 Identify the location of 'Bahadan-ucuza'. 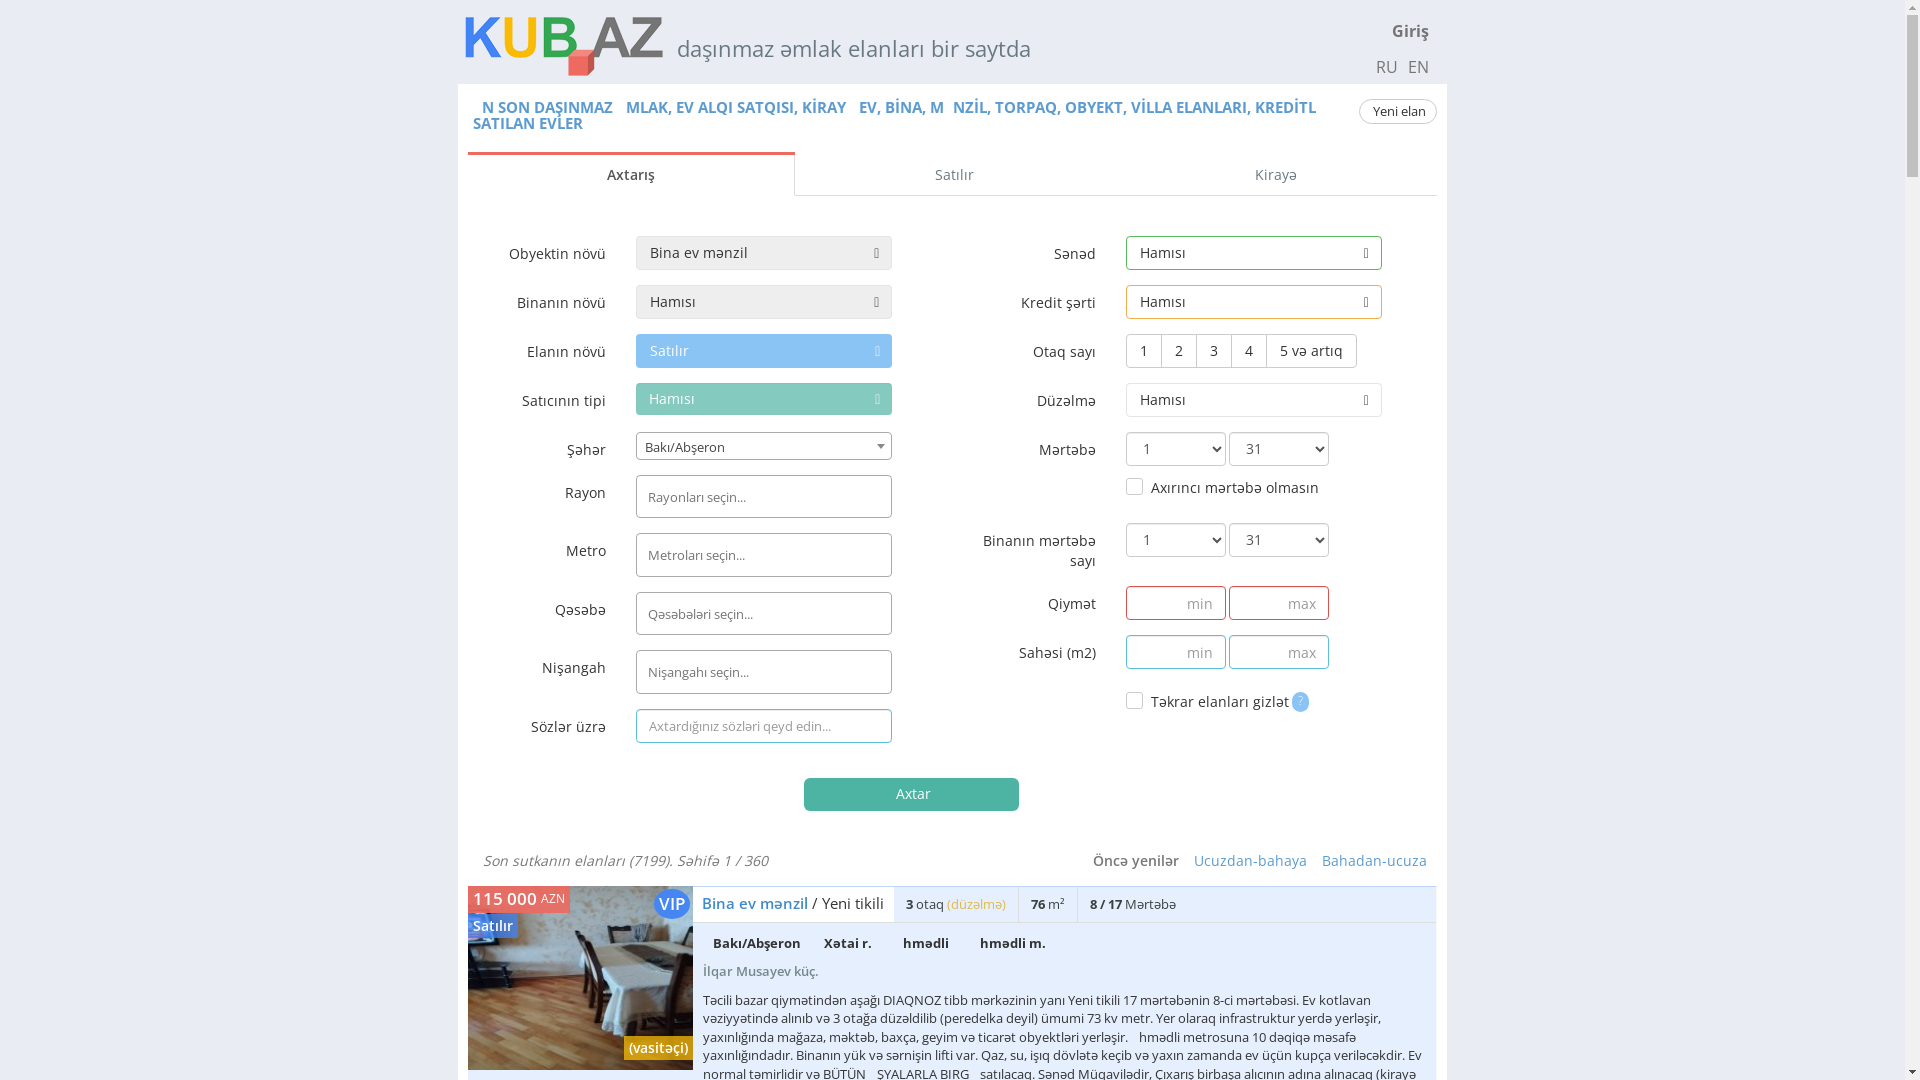
(1373, 859).